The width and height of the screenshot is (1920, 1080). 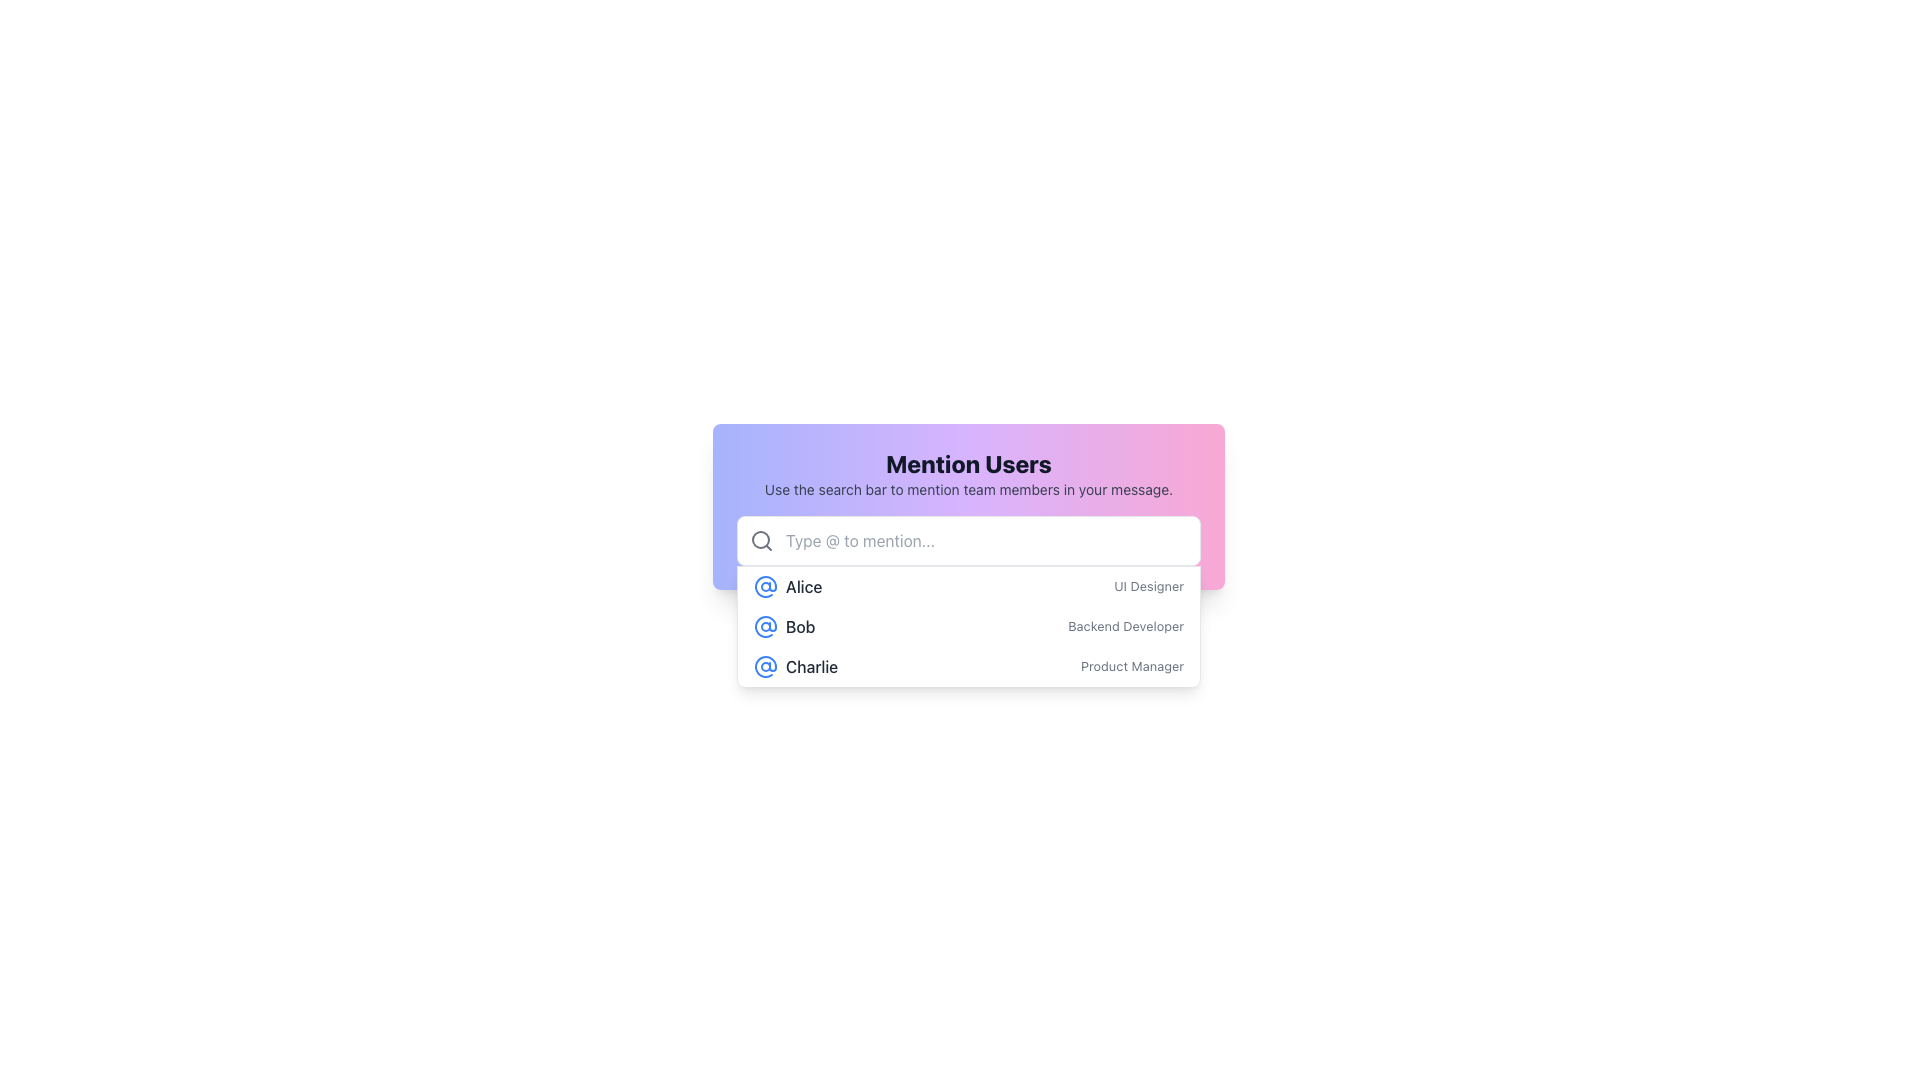 What do you see at coordinates (765, 585) in the screenshot?
I see `the circular blue icon with an '@' symbol, located at the left side of the first list item in the dropdown menu for user mentions, associated with user 'Alice'` at bounding box center [765, 585].